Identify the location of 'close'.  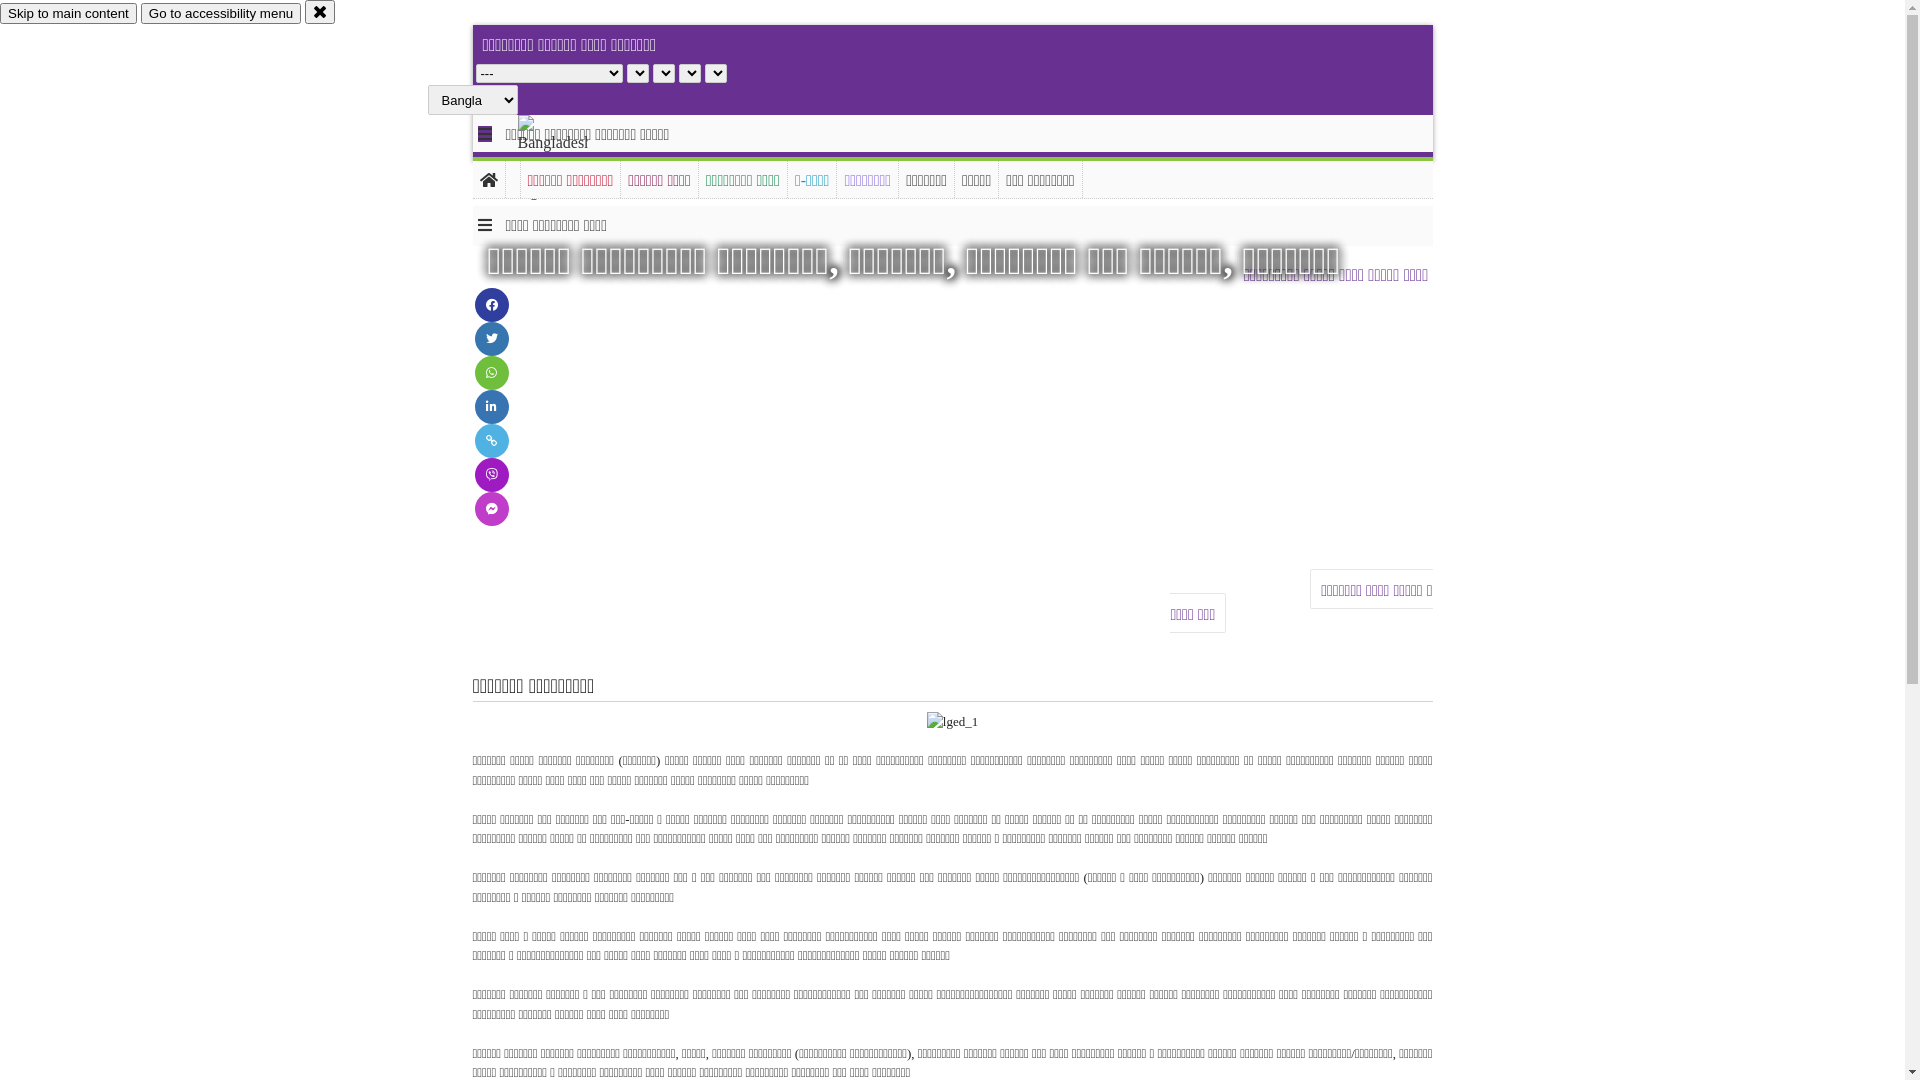
(304, 11).